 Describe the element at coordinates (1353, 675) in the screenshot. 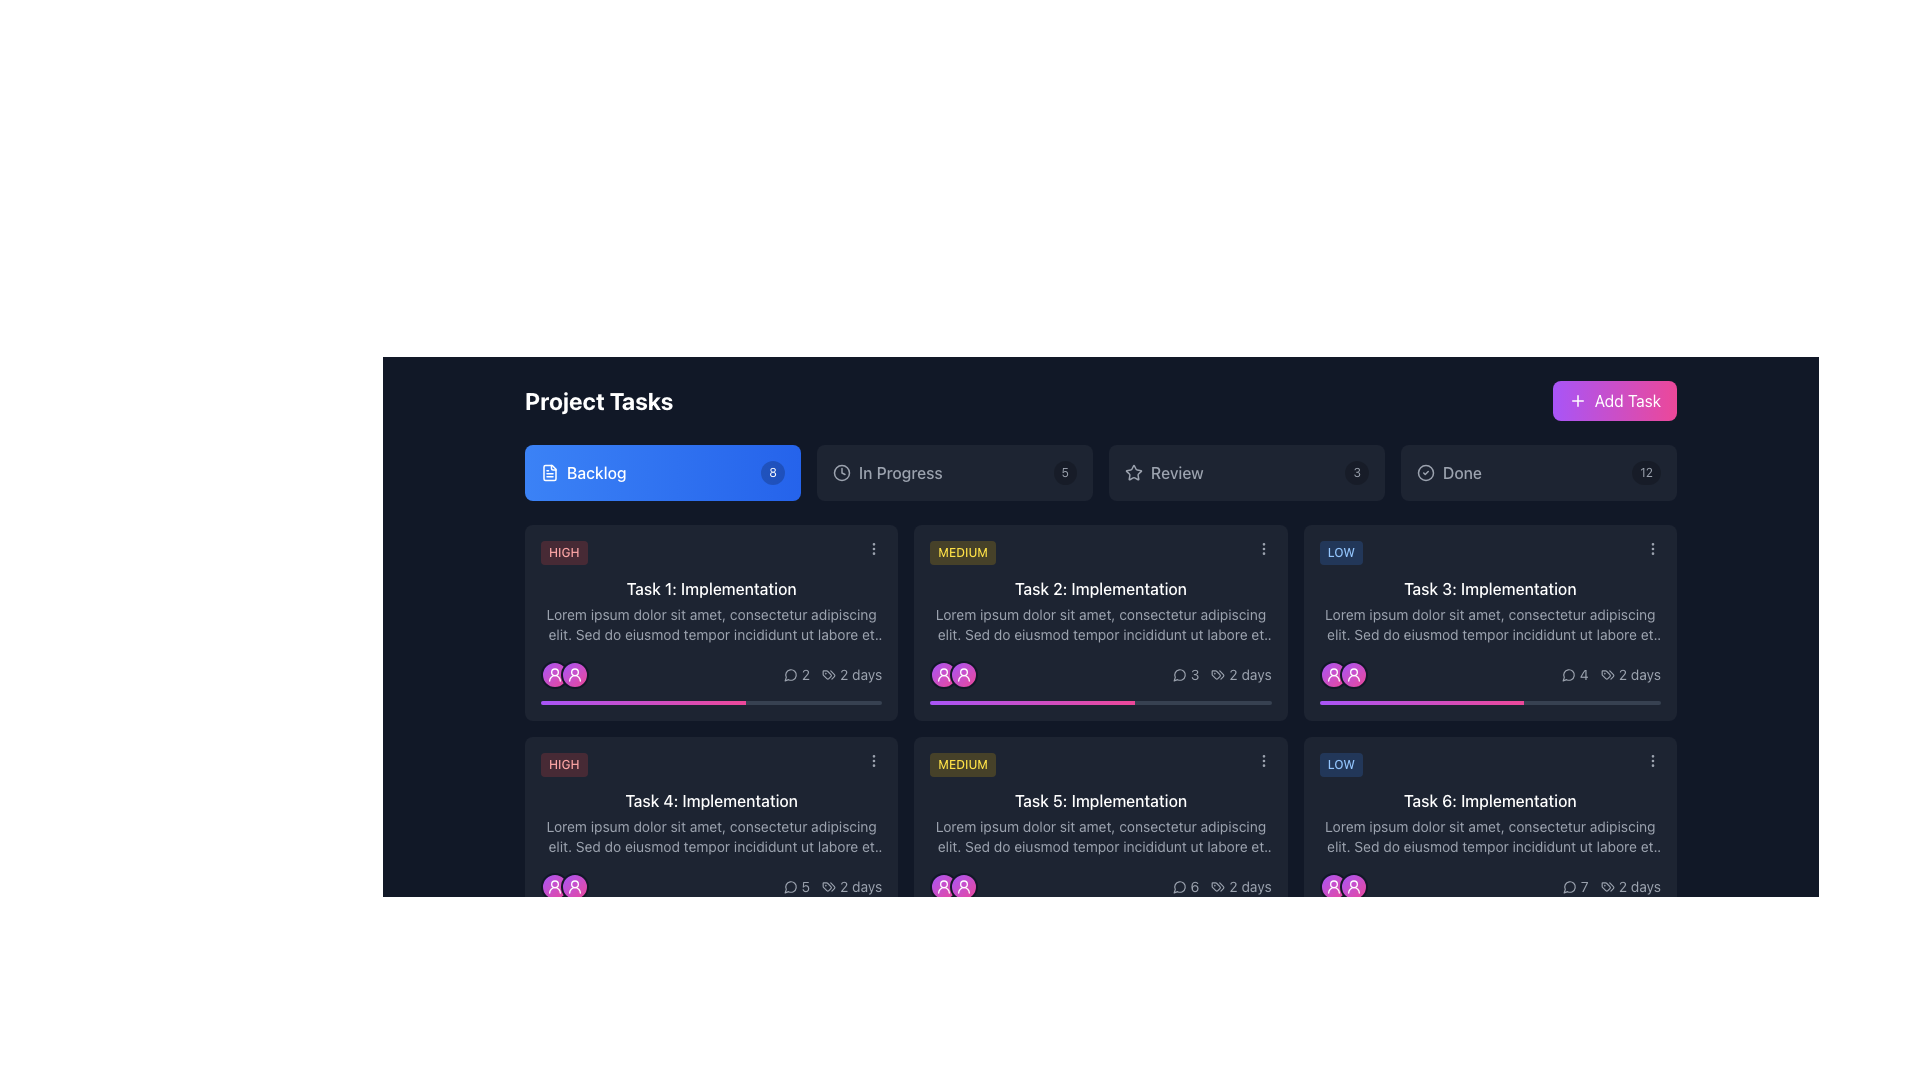

I see `the user icon located at the center of the circular gradient background within the 'LOW' task card of 'Task 3: Implementation'` at that location.